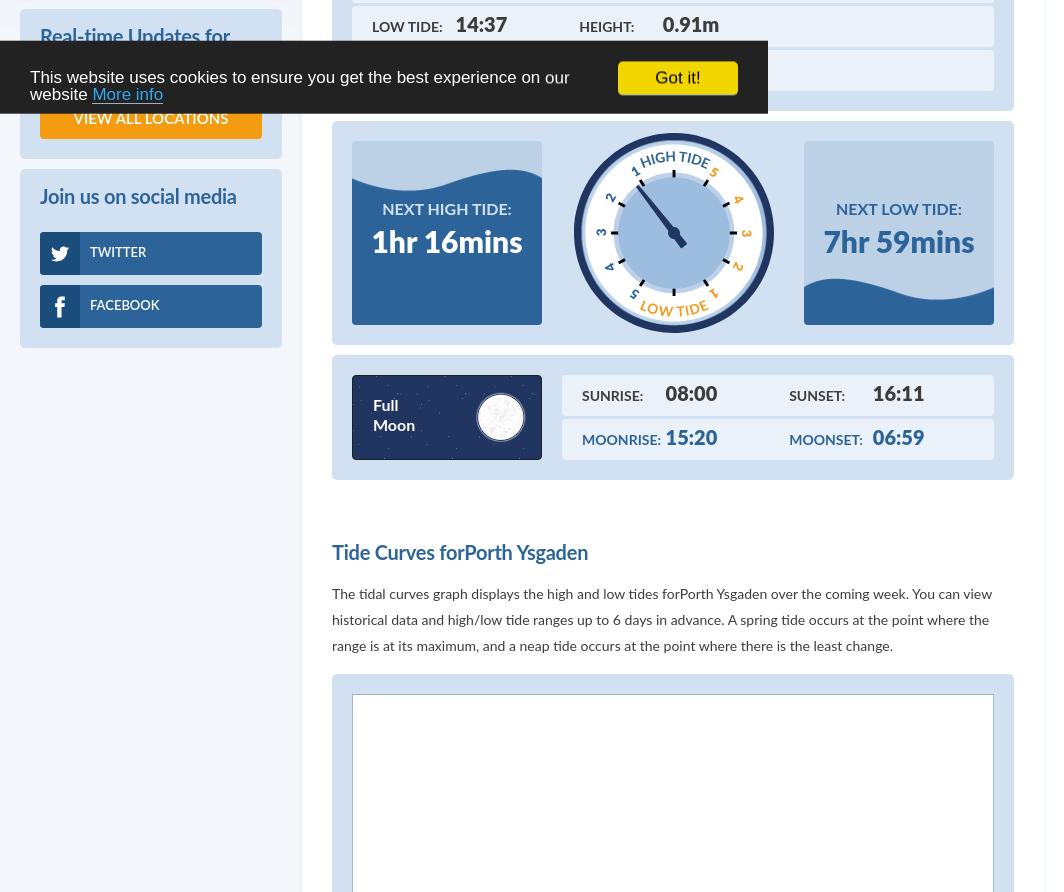  What do you see at coordinates (582, 394) in the screenshot?
I see `'Sunrise:'` at bounding box center [582, 394].